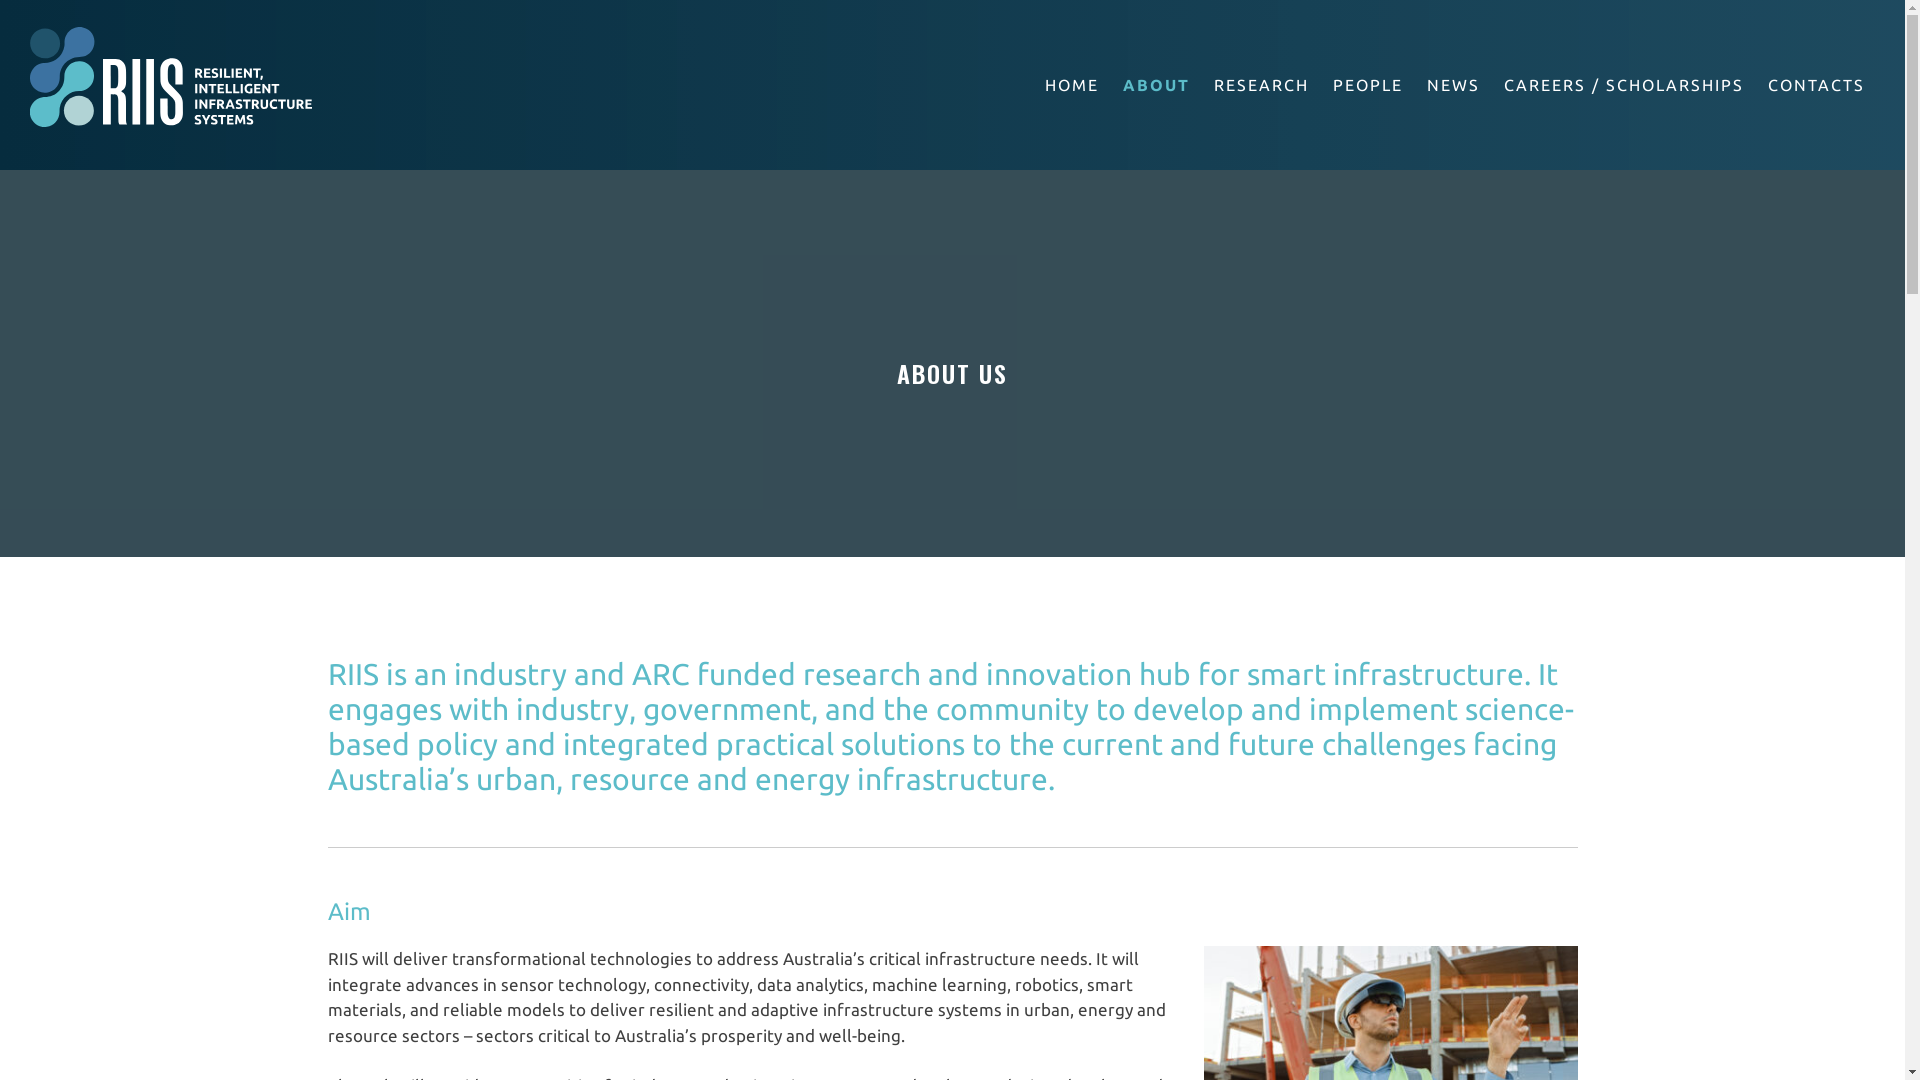 This screenshot has width=1920, height=1080. Describe the element at coordinates (1367, 83) in the screenshot. I see `'PEOPLE'` at that location.